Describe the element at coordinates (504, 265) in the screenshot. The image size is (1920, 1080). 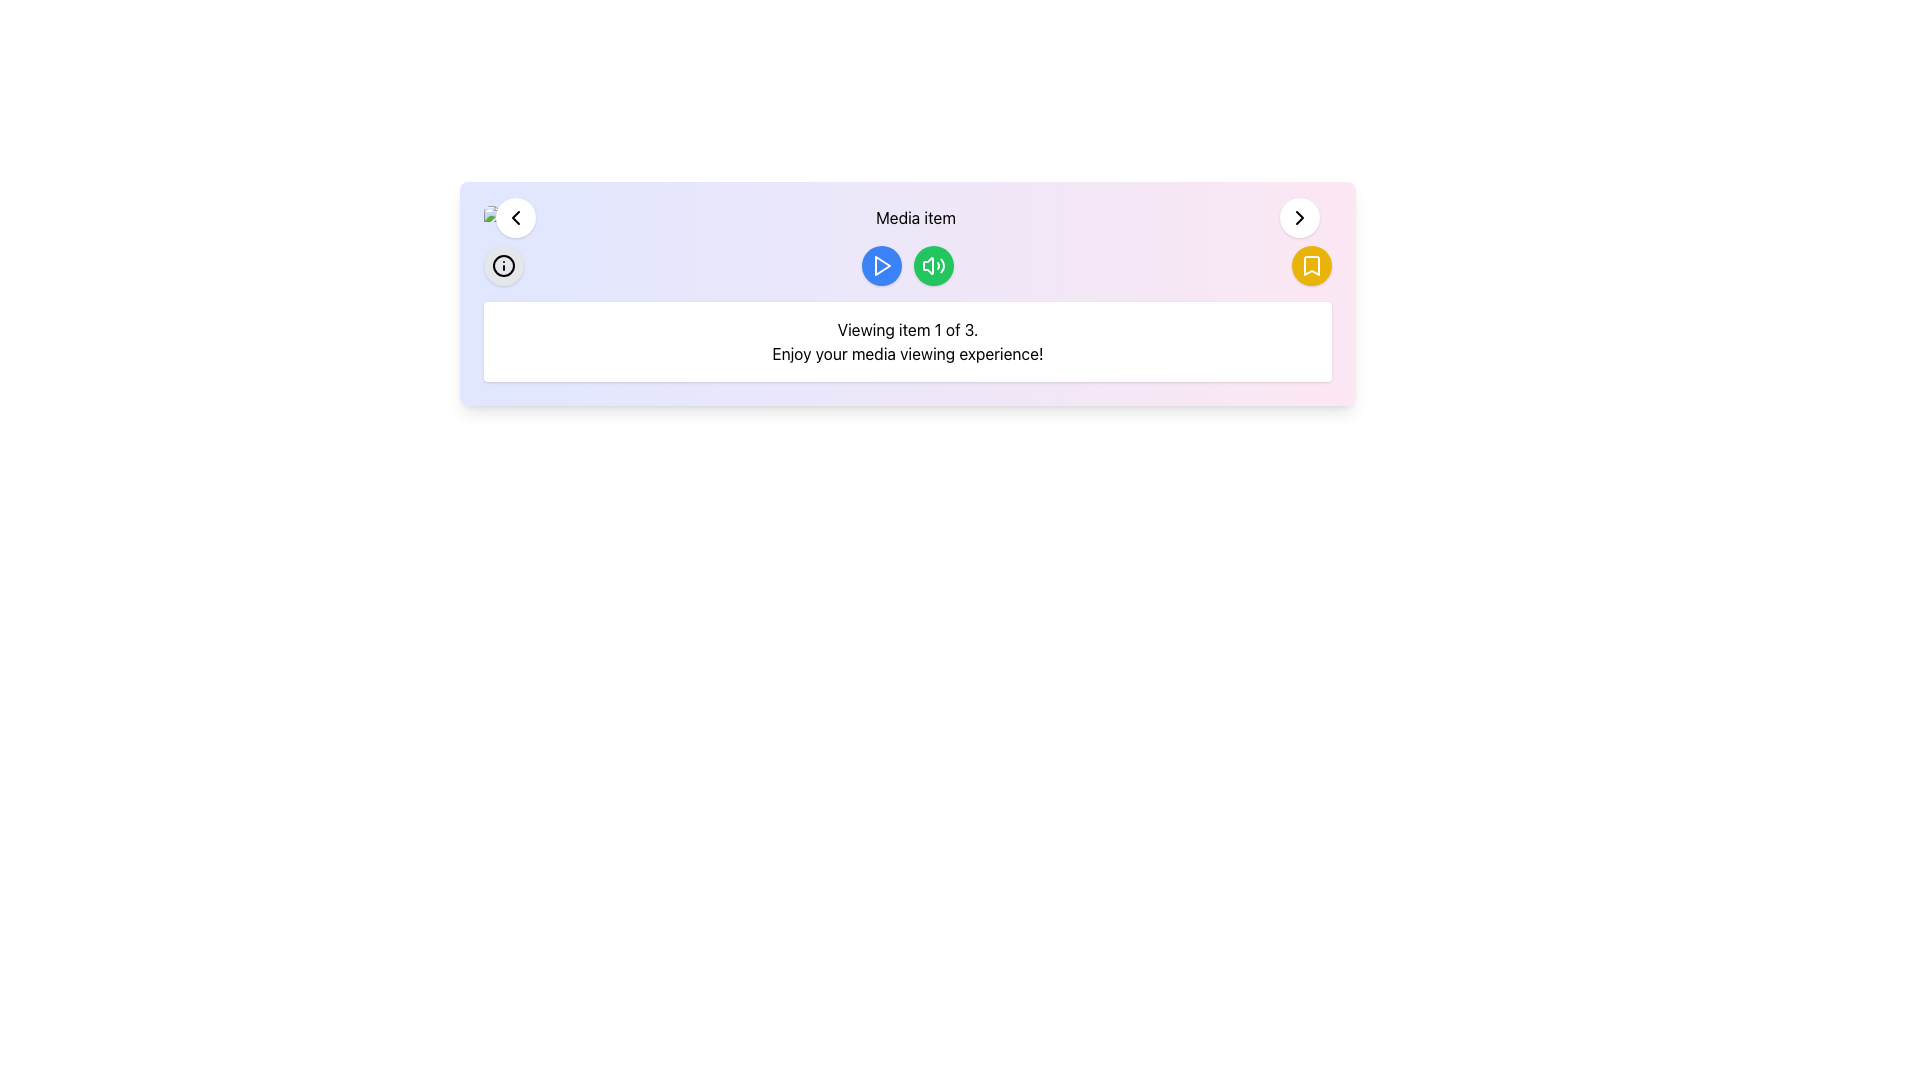
I see `the circular informational button with a light gray background and black outline` at that location.